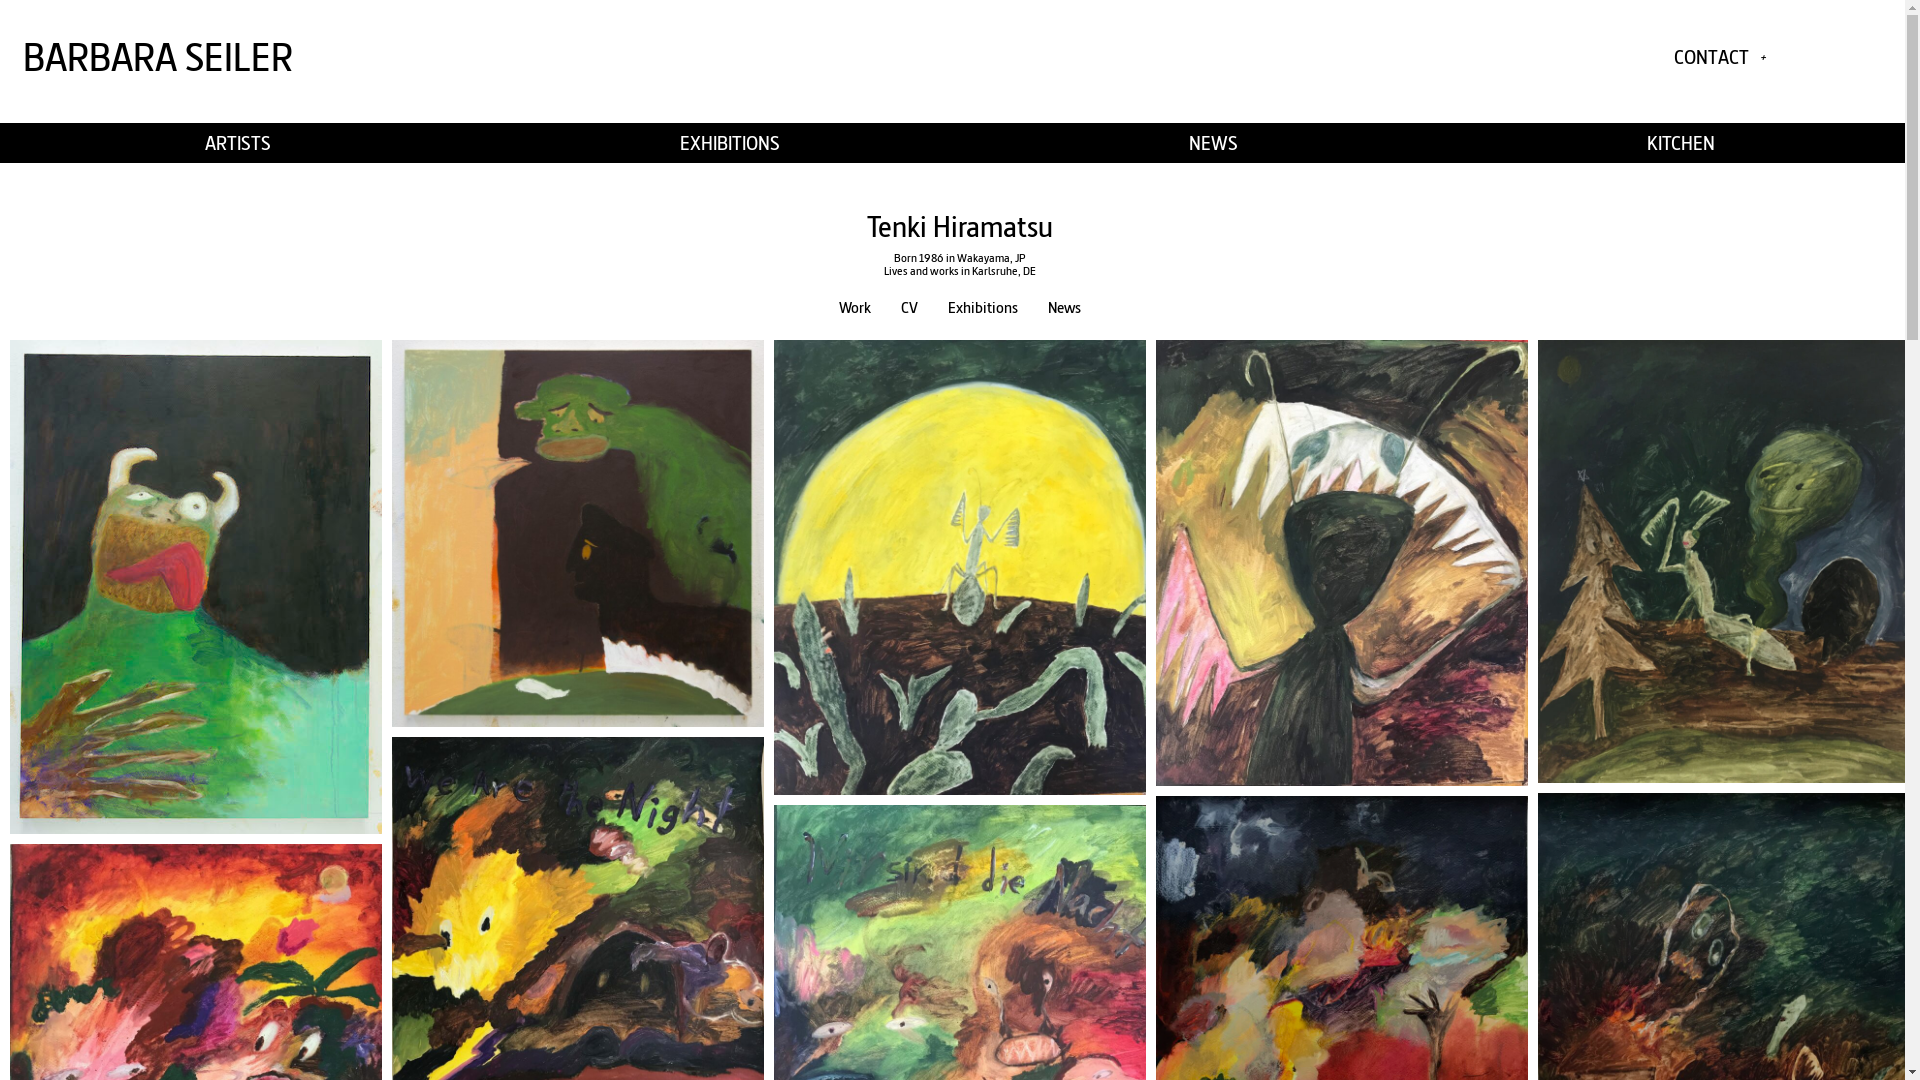 The image size is (1920, 1080). Describe the element at coordinates (728, 141) in the screenshot. I see `'EXHIBITIONS'` at that location.